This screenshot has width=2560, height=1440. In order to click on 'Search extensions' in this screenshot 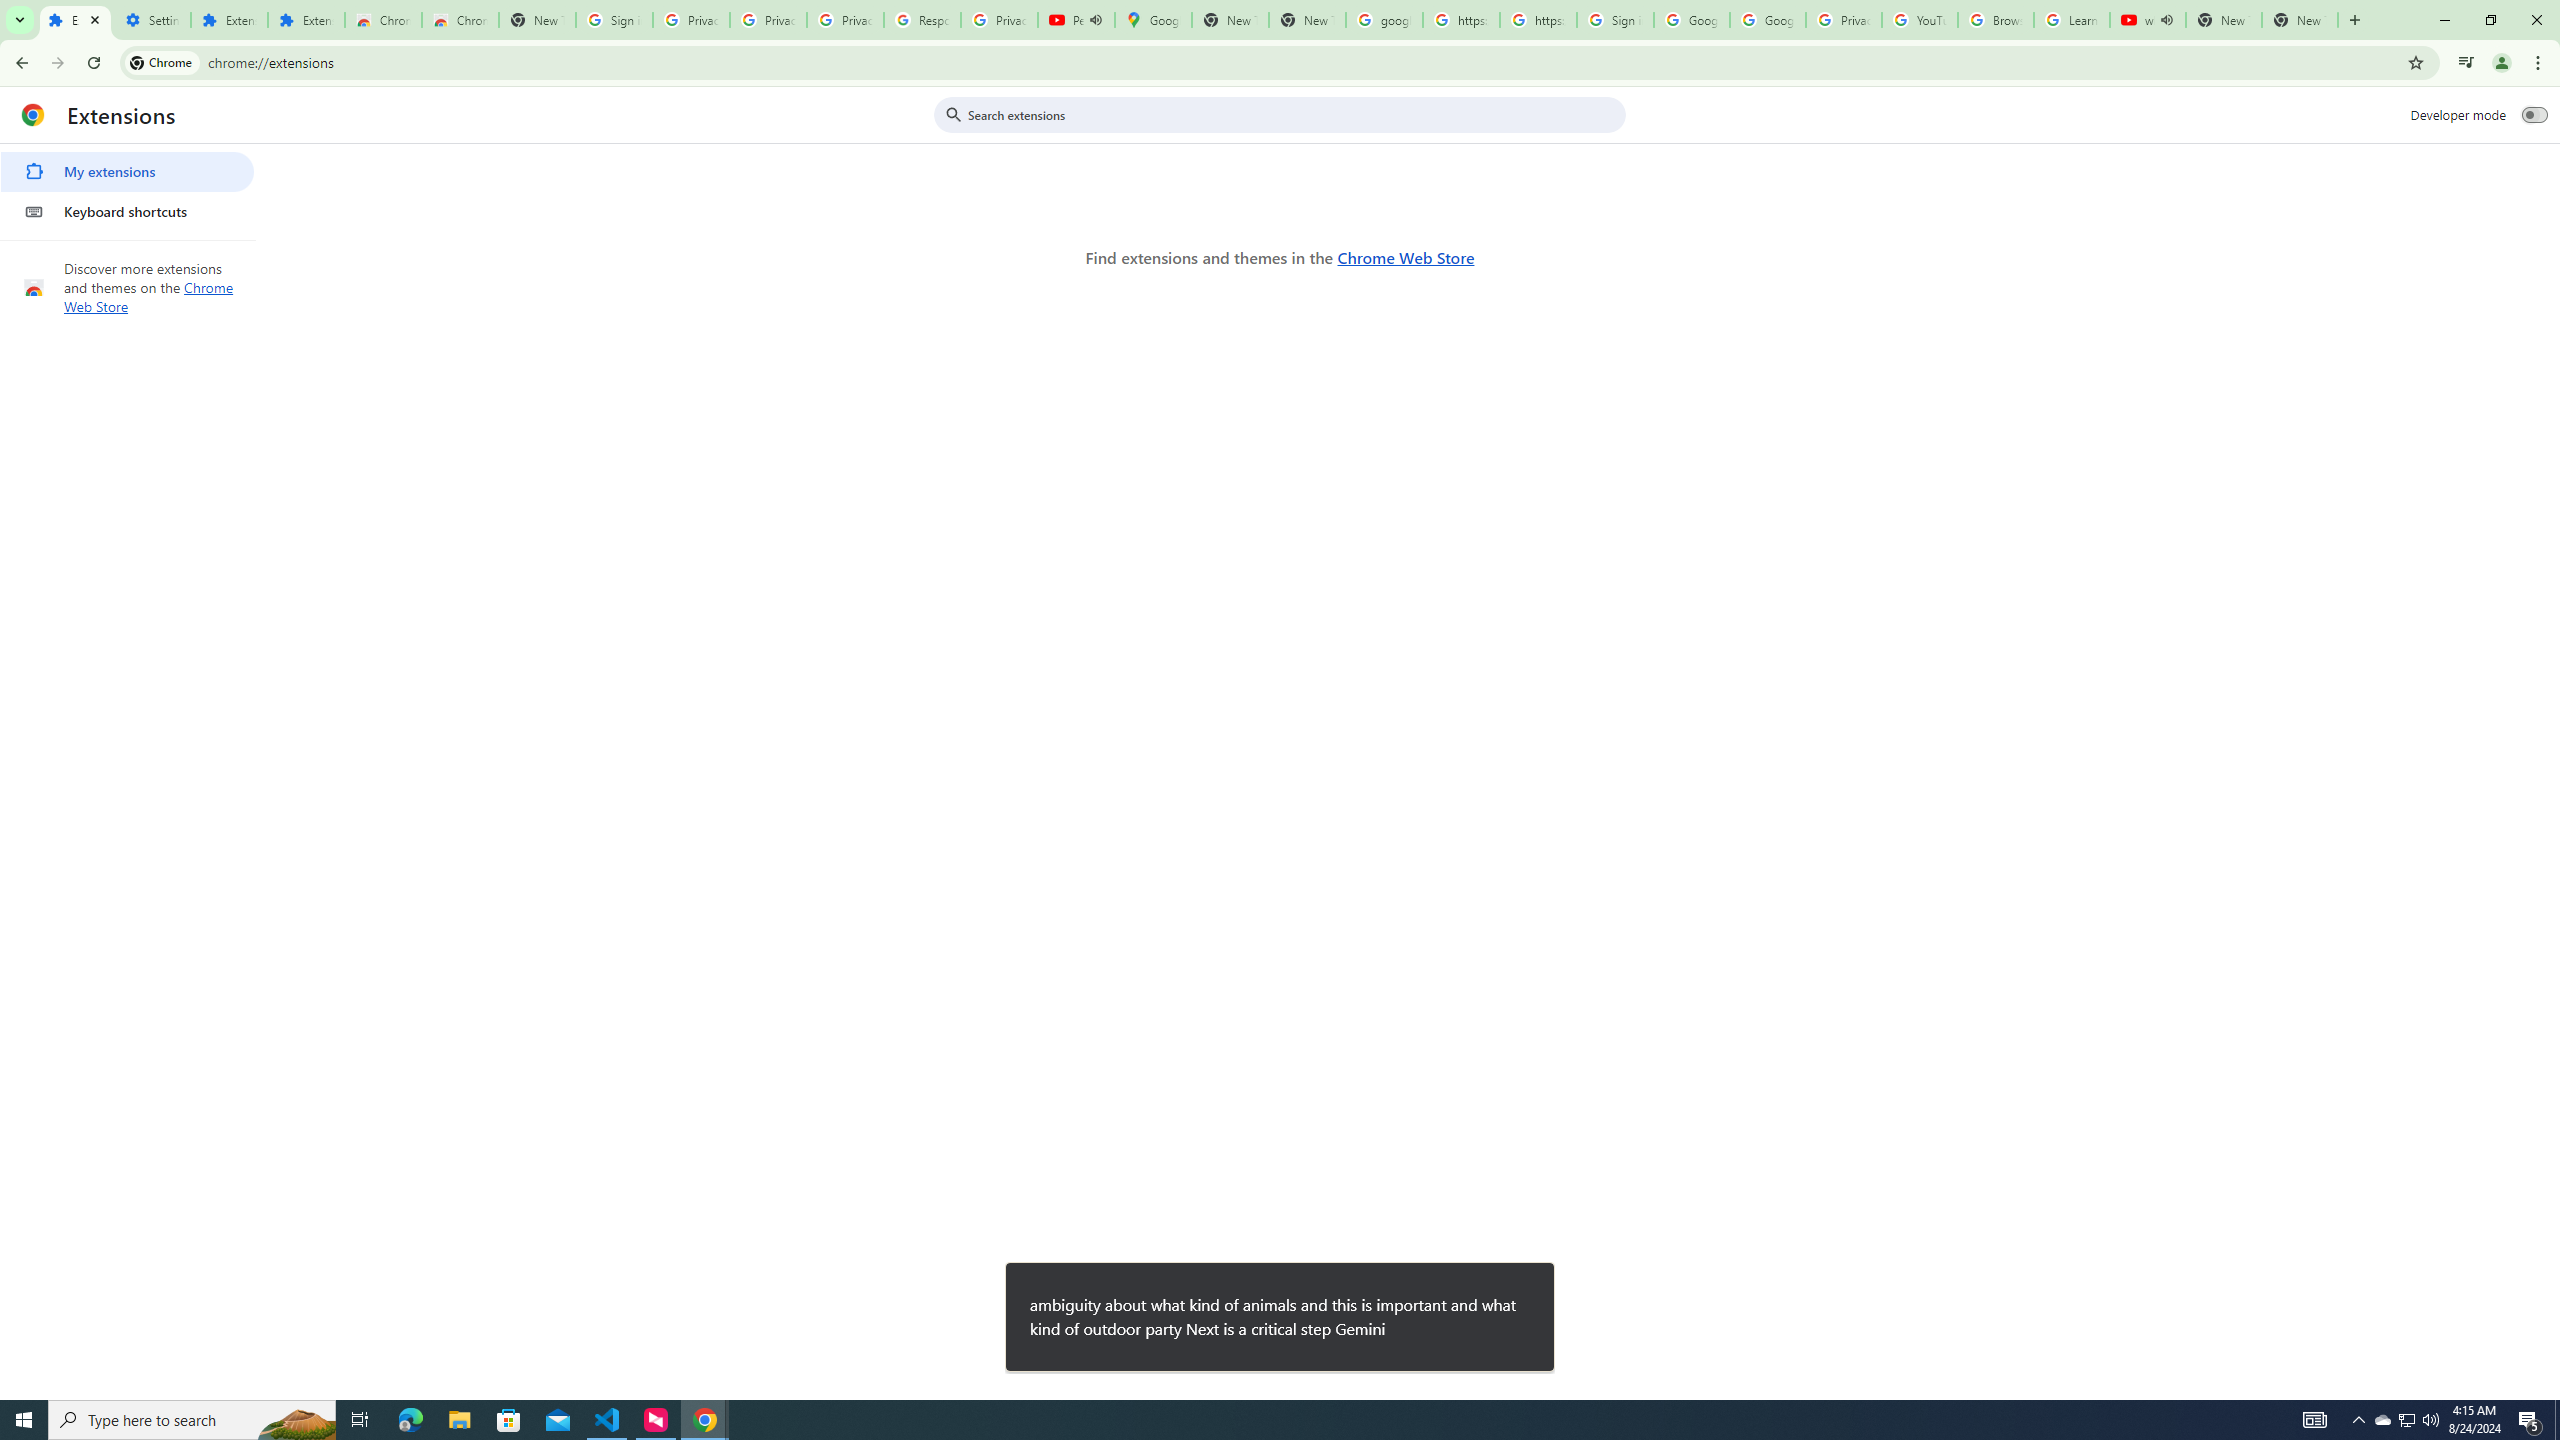, I will do `click(1293, 114)`.